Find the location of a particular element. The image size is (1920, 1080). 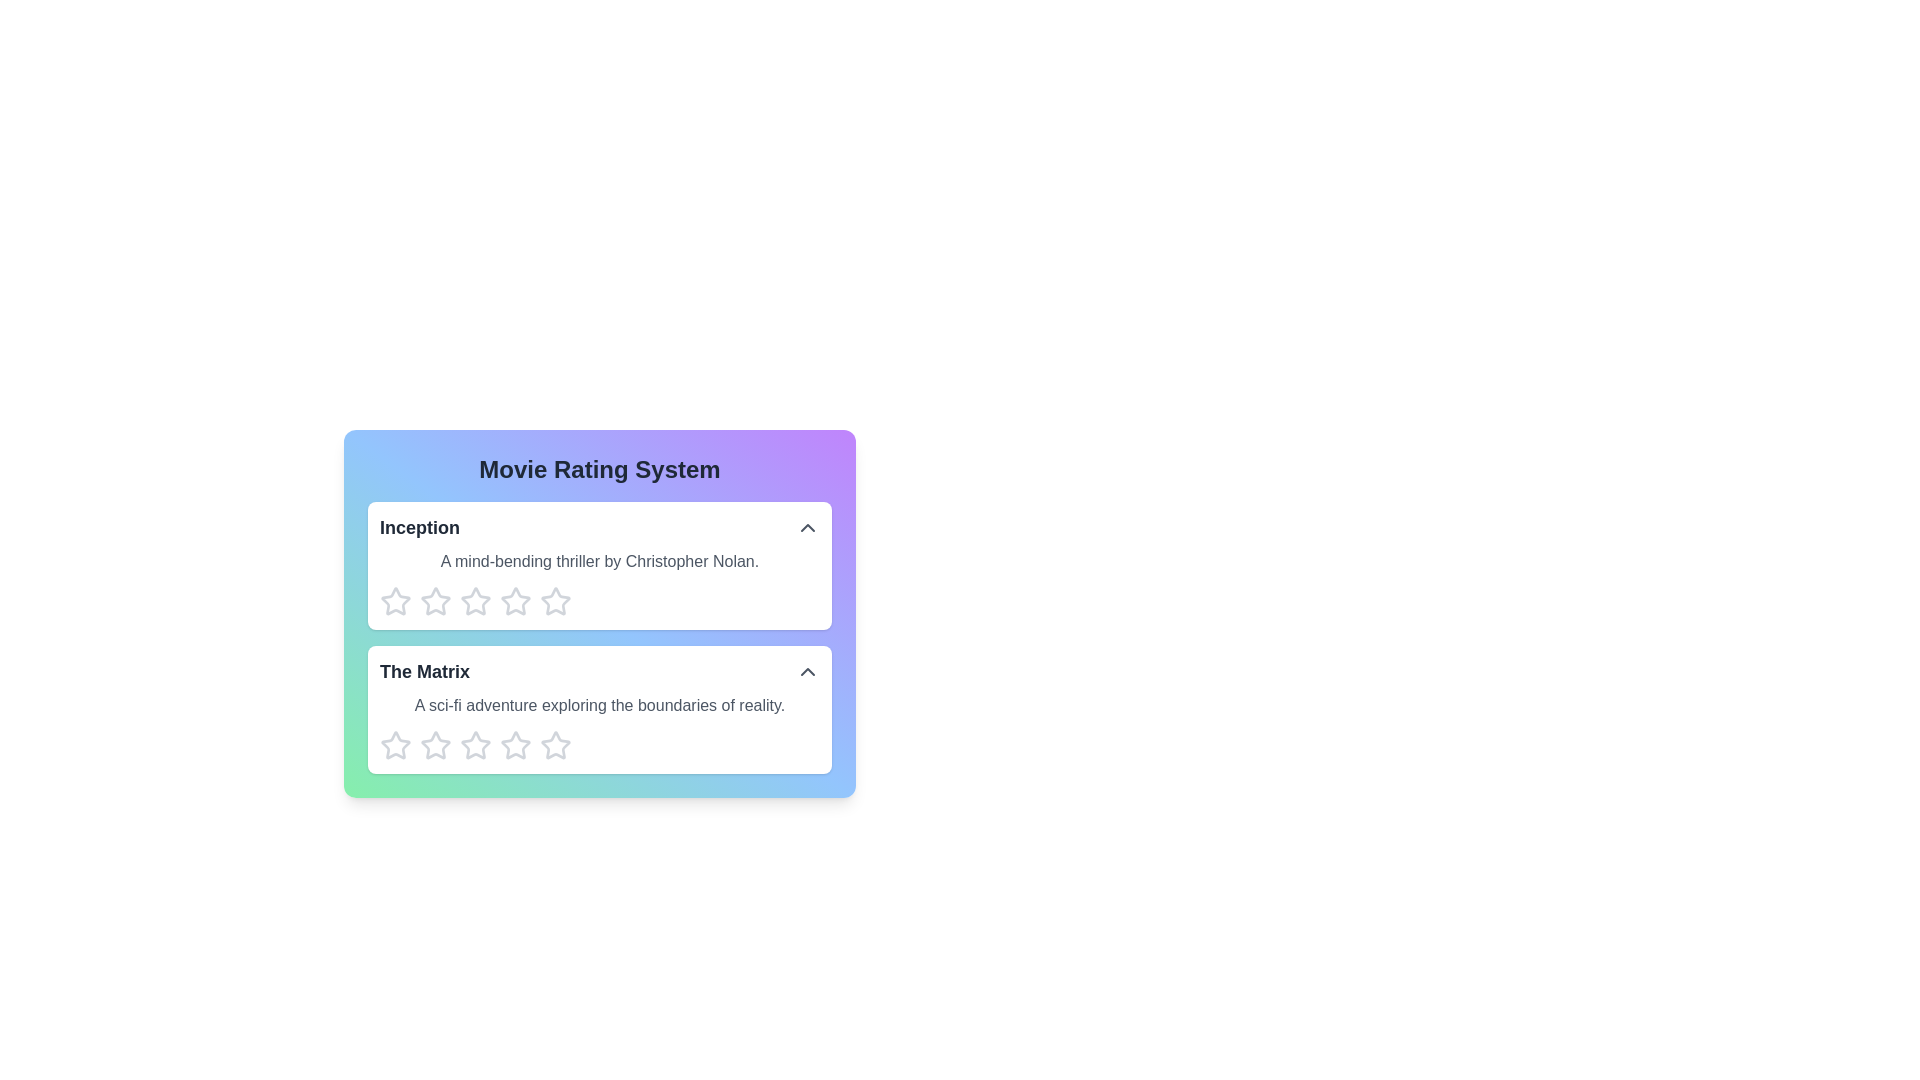

the second star icon is located at coordinates (474, 745).